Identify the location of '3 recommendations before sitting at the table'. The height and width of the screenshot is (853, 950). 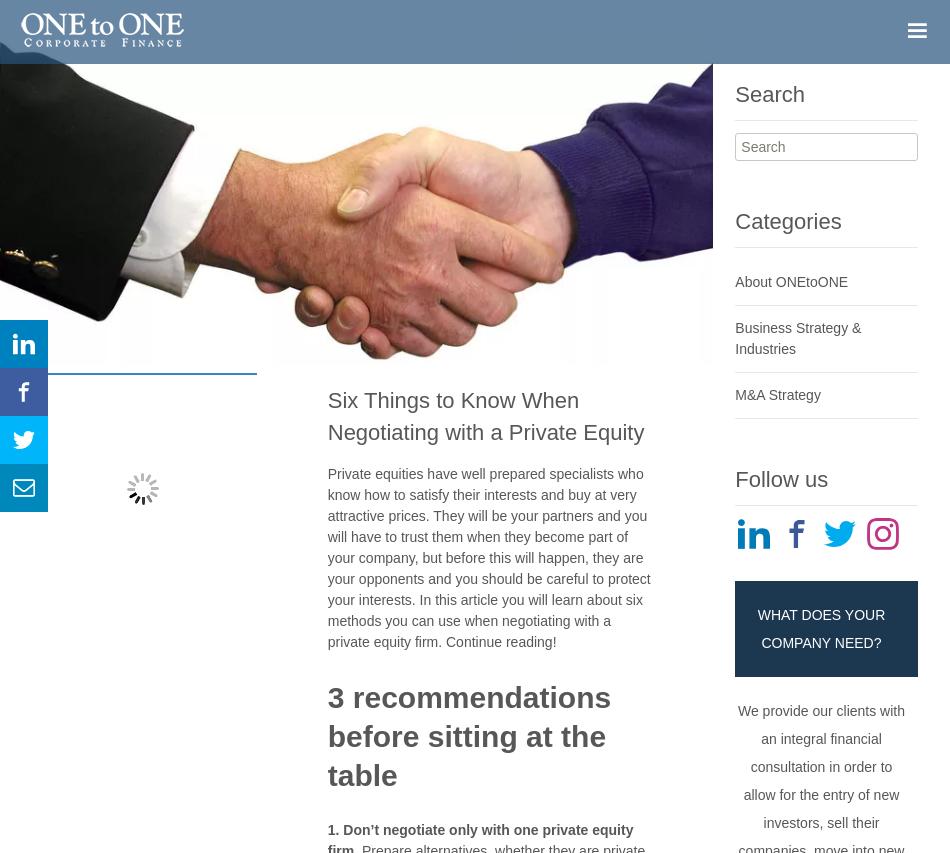
(468, 734).